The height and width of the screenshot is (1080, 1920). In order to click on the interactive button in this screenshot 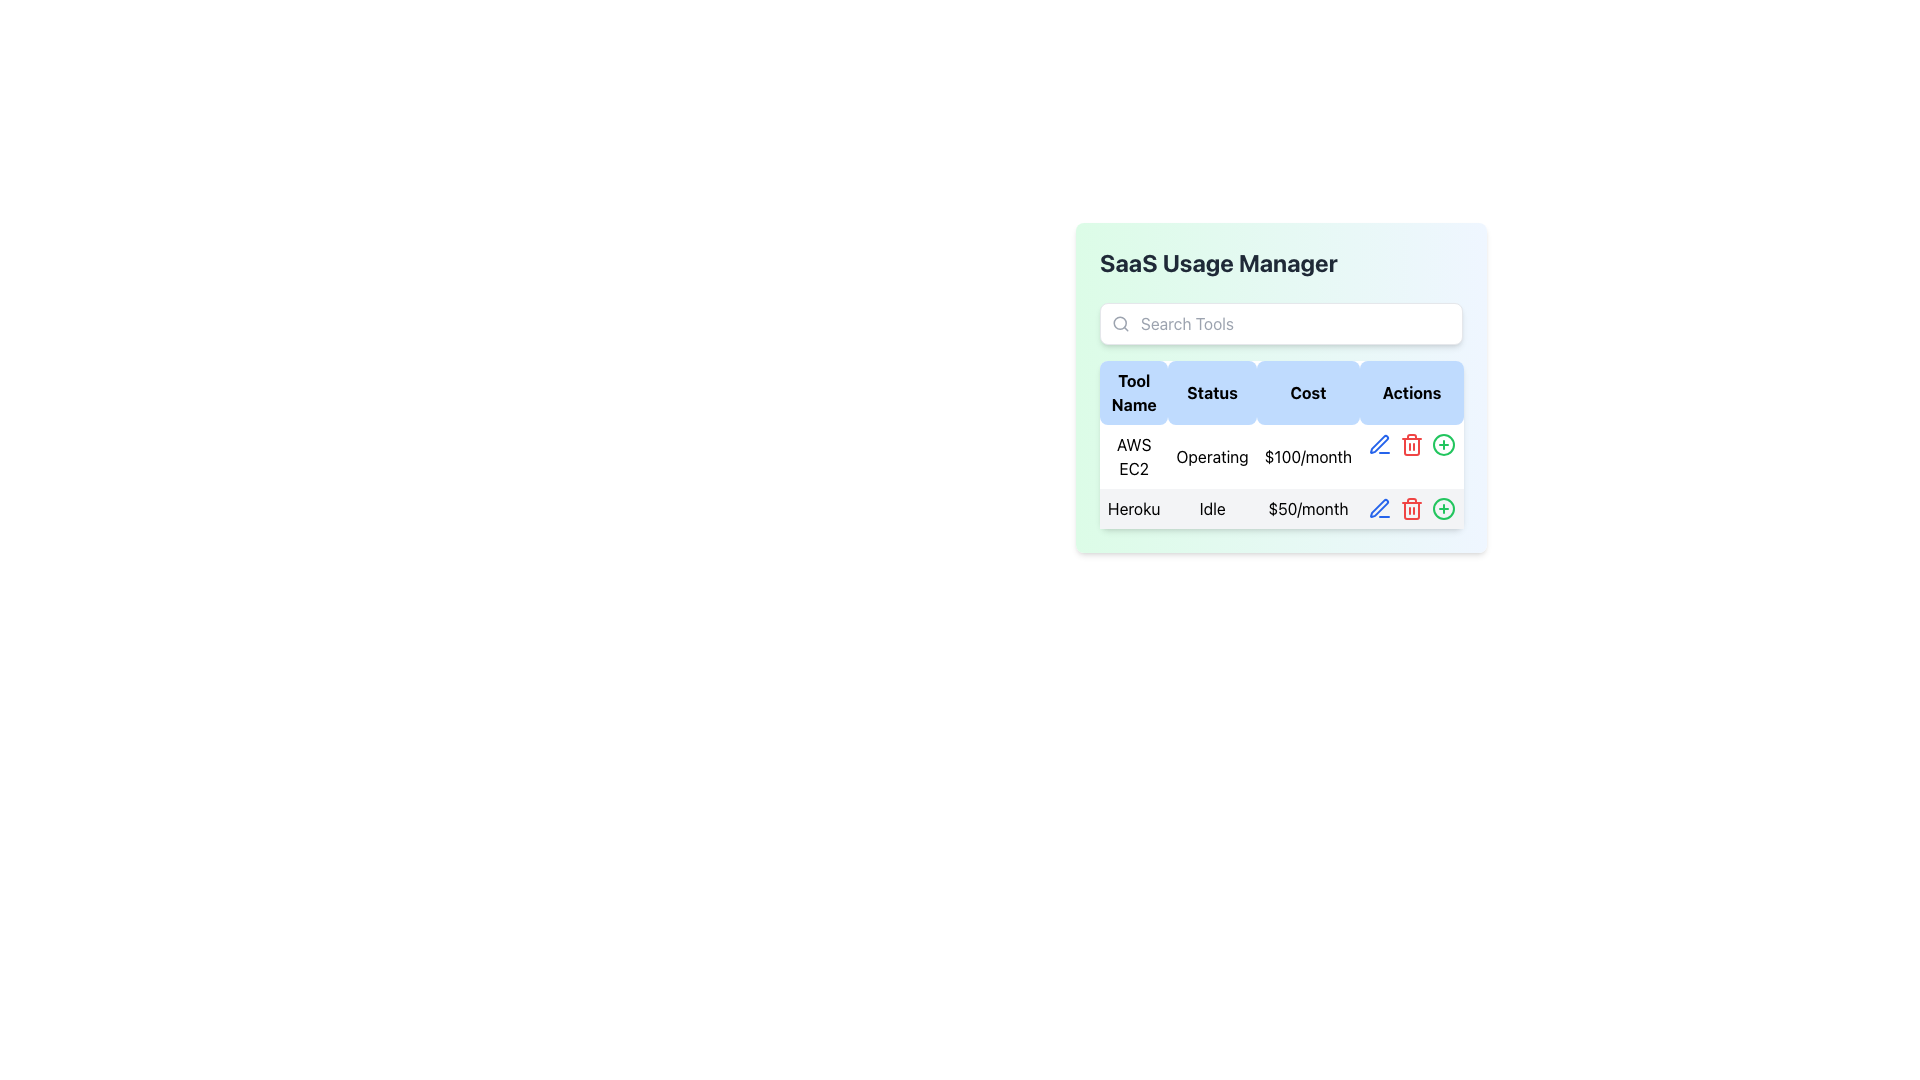, I will do `click(1444, 508)`.